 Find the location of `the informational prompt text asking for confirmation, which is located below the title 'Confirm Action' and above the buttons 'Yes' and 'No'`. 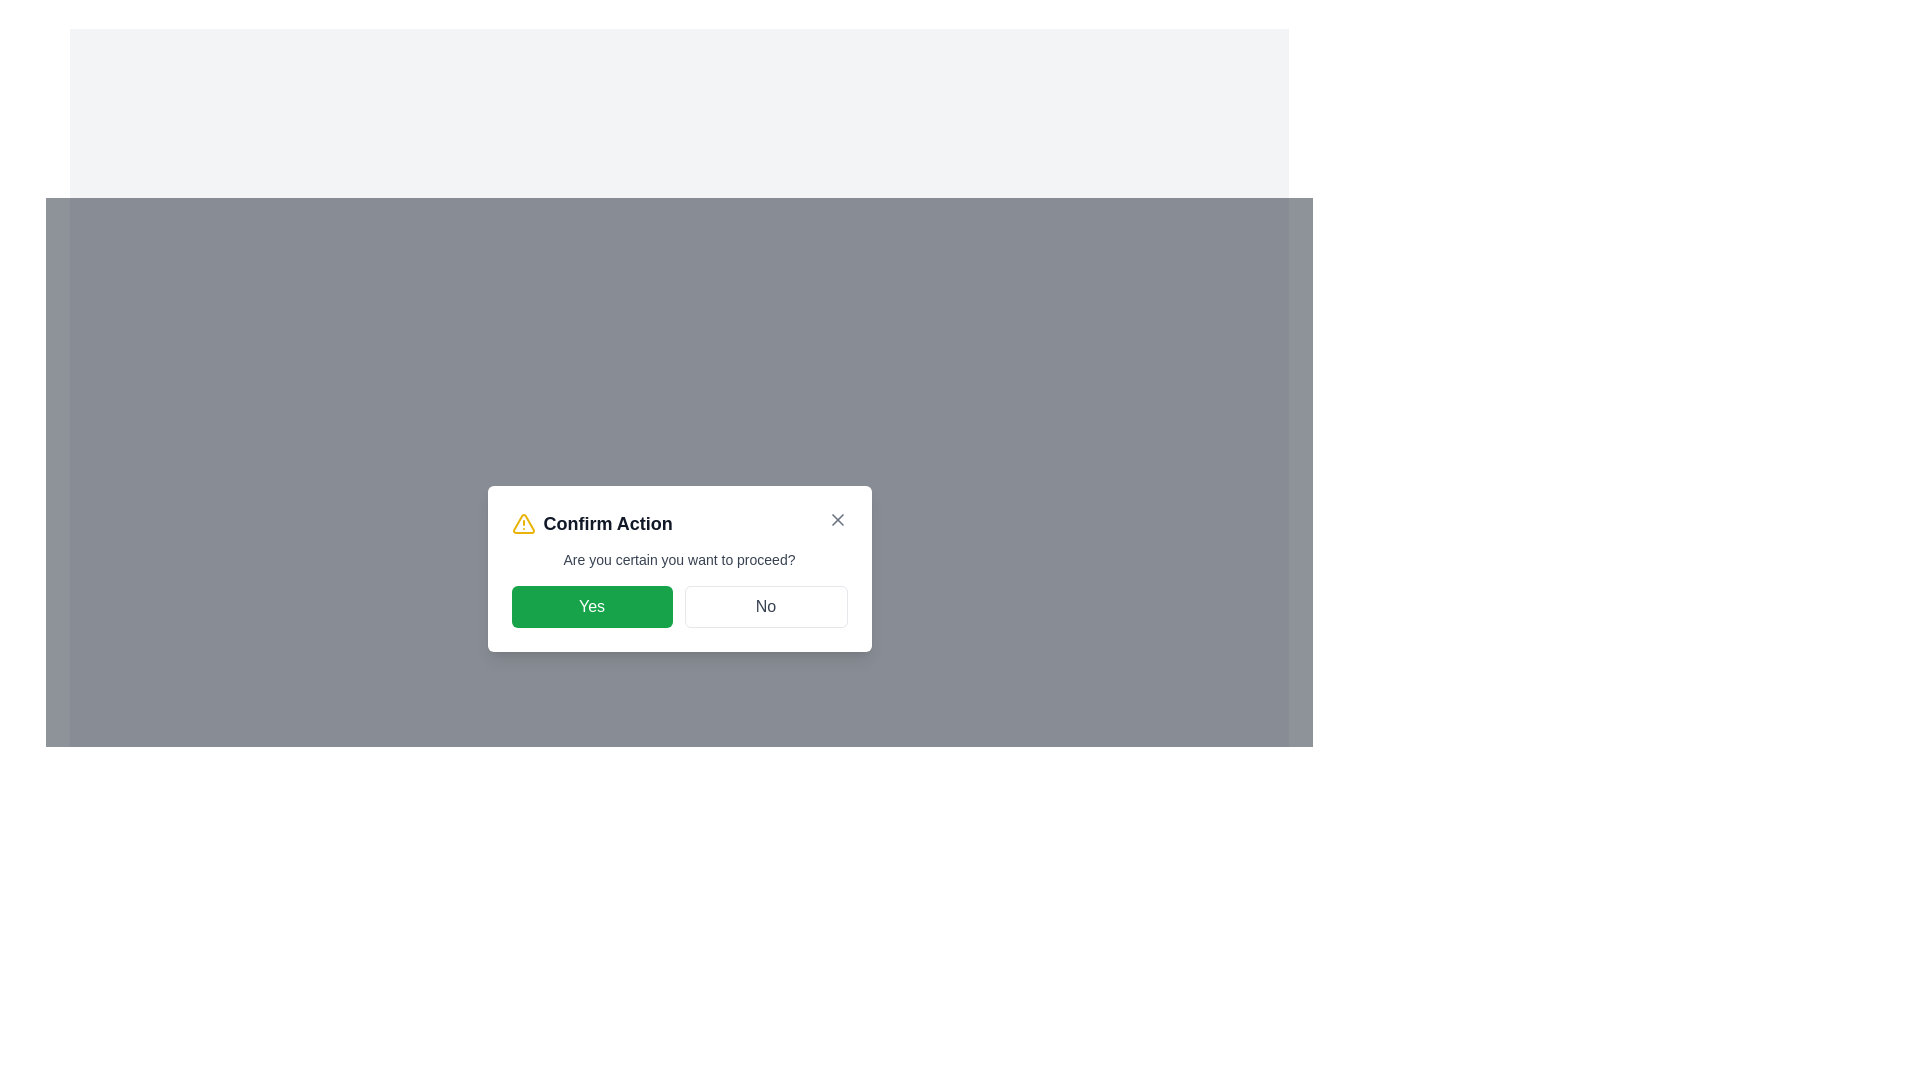

the informational prompt text asking for confirmation, which is located below the title 'Confirm Action' and above the buttons 'Yes' and 'No' is located at coordinates (679, 559).